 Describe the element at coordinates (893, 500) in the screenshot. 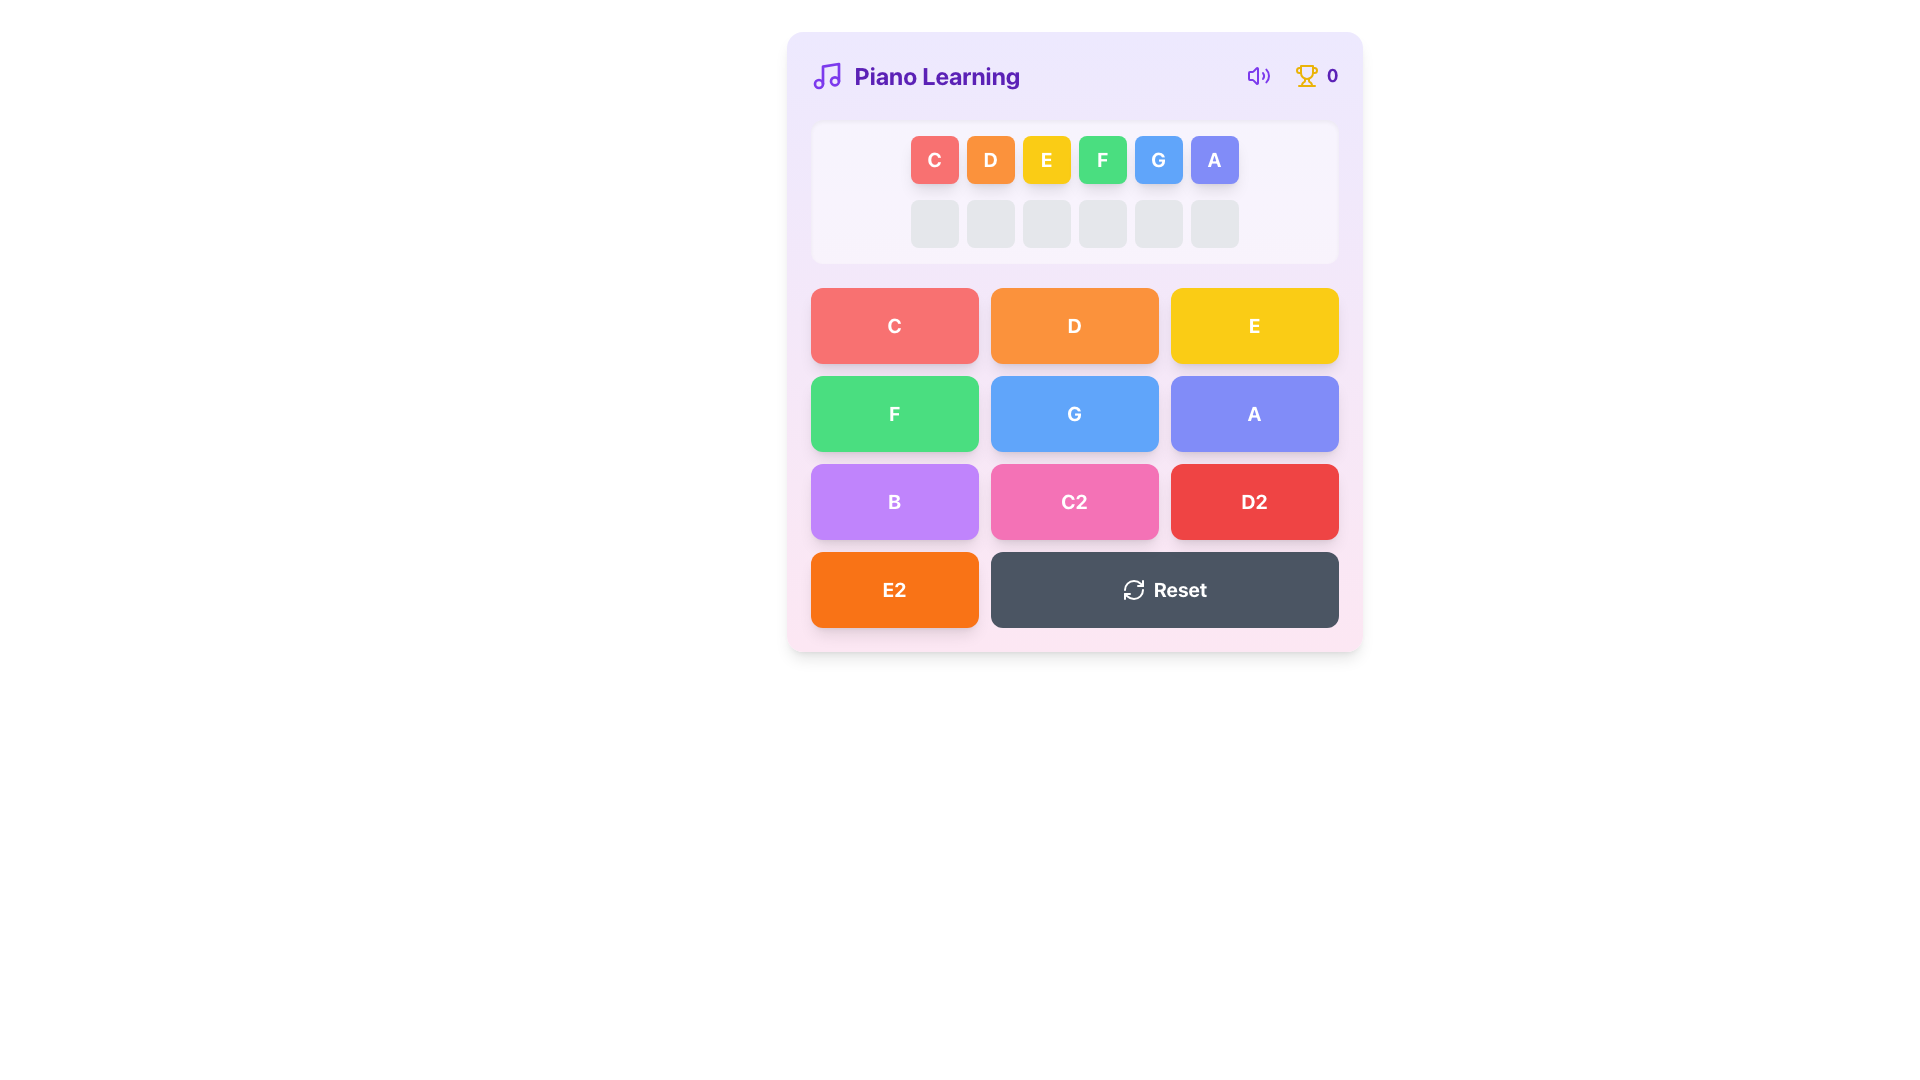

I see `the rectangular purple button with the letter 'B' in bold white text, located in the third row, first column of the grid` at that location.